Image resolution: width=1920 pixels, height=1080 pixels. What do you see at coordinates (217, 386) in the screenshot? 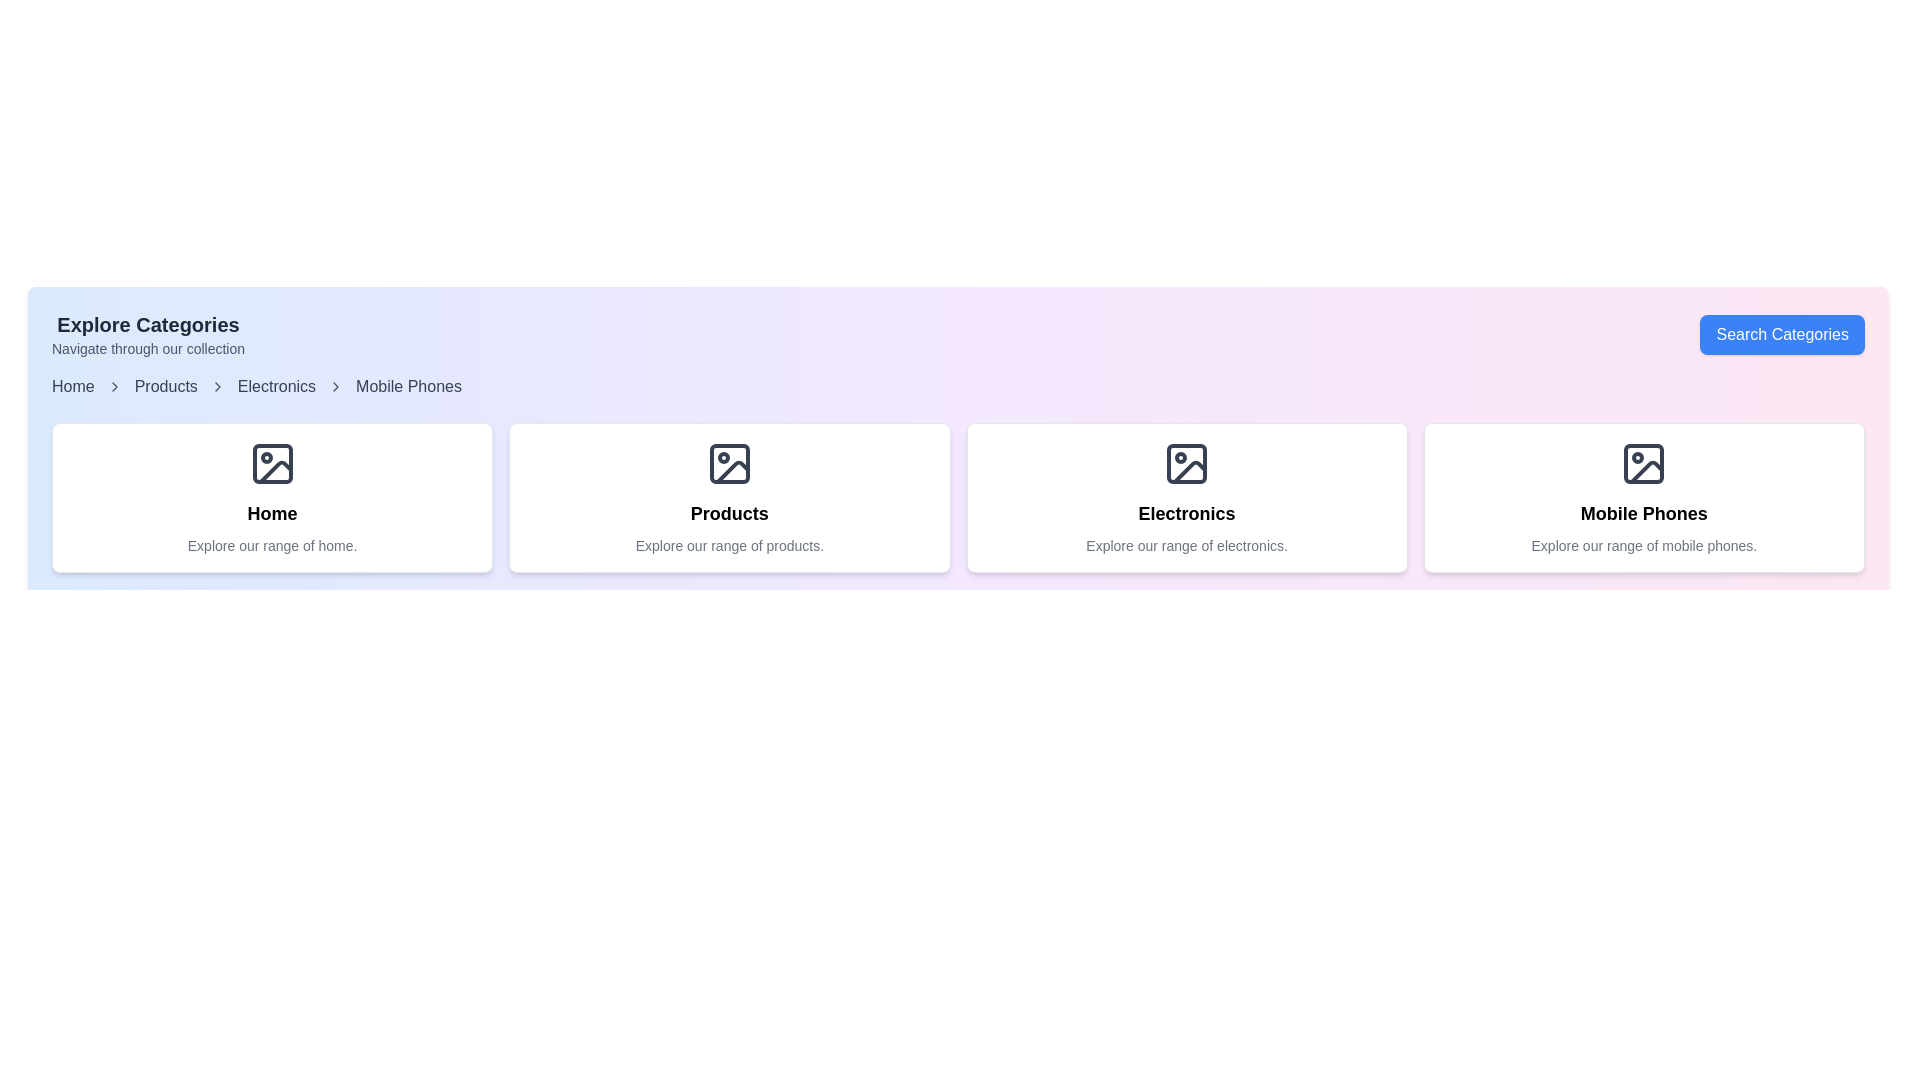
I see `the small right-pointing chevron icon in the breadcrumb navigation bar, which is styled with a thin stroke and located between 'Home' and 'Products'` at bounding box center [217, 386].